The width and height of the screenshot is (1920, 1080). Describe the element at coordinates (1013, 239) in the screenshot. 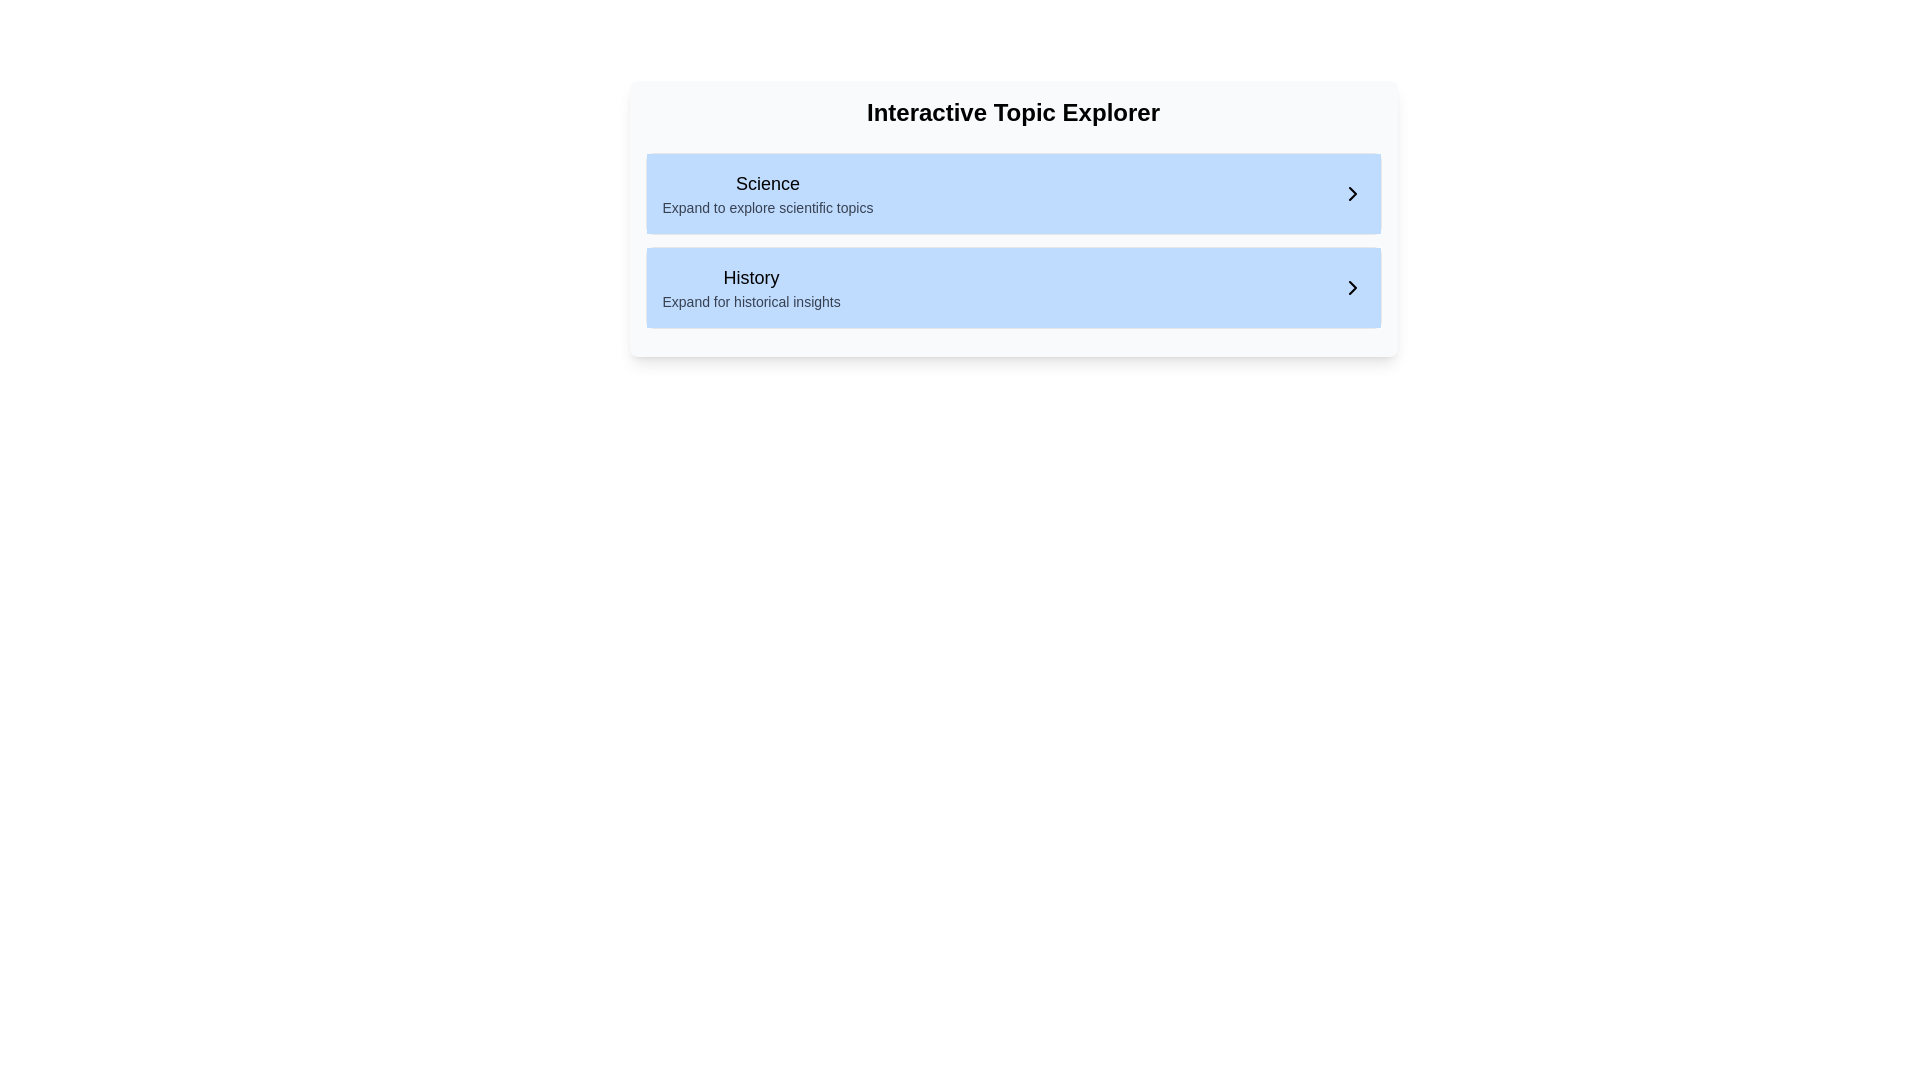

I see `the expandable section titled 'History' within the 'Interactive Topic Explorer'` at that location.